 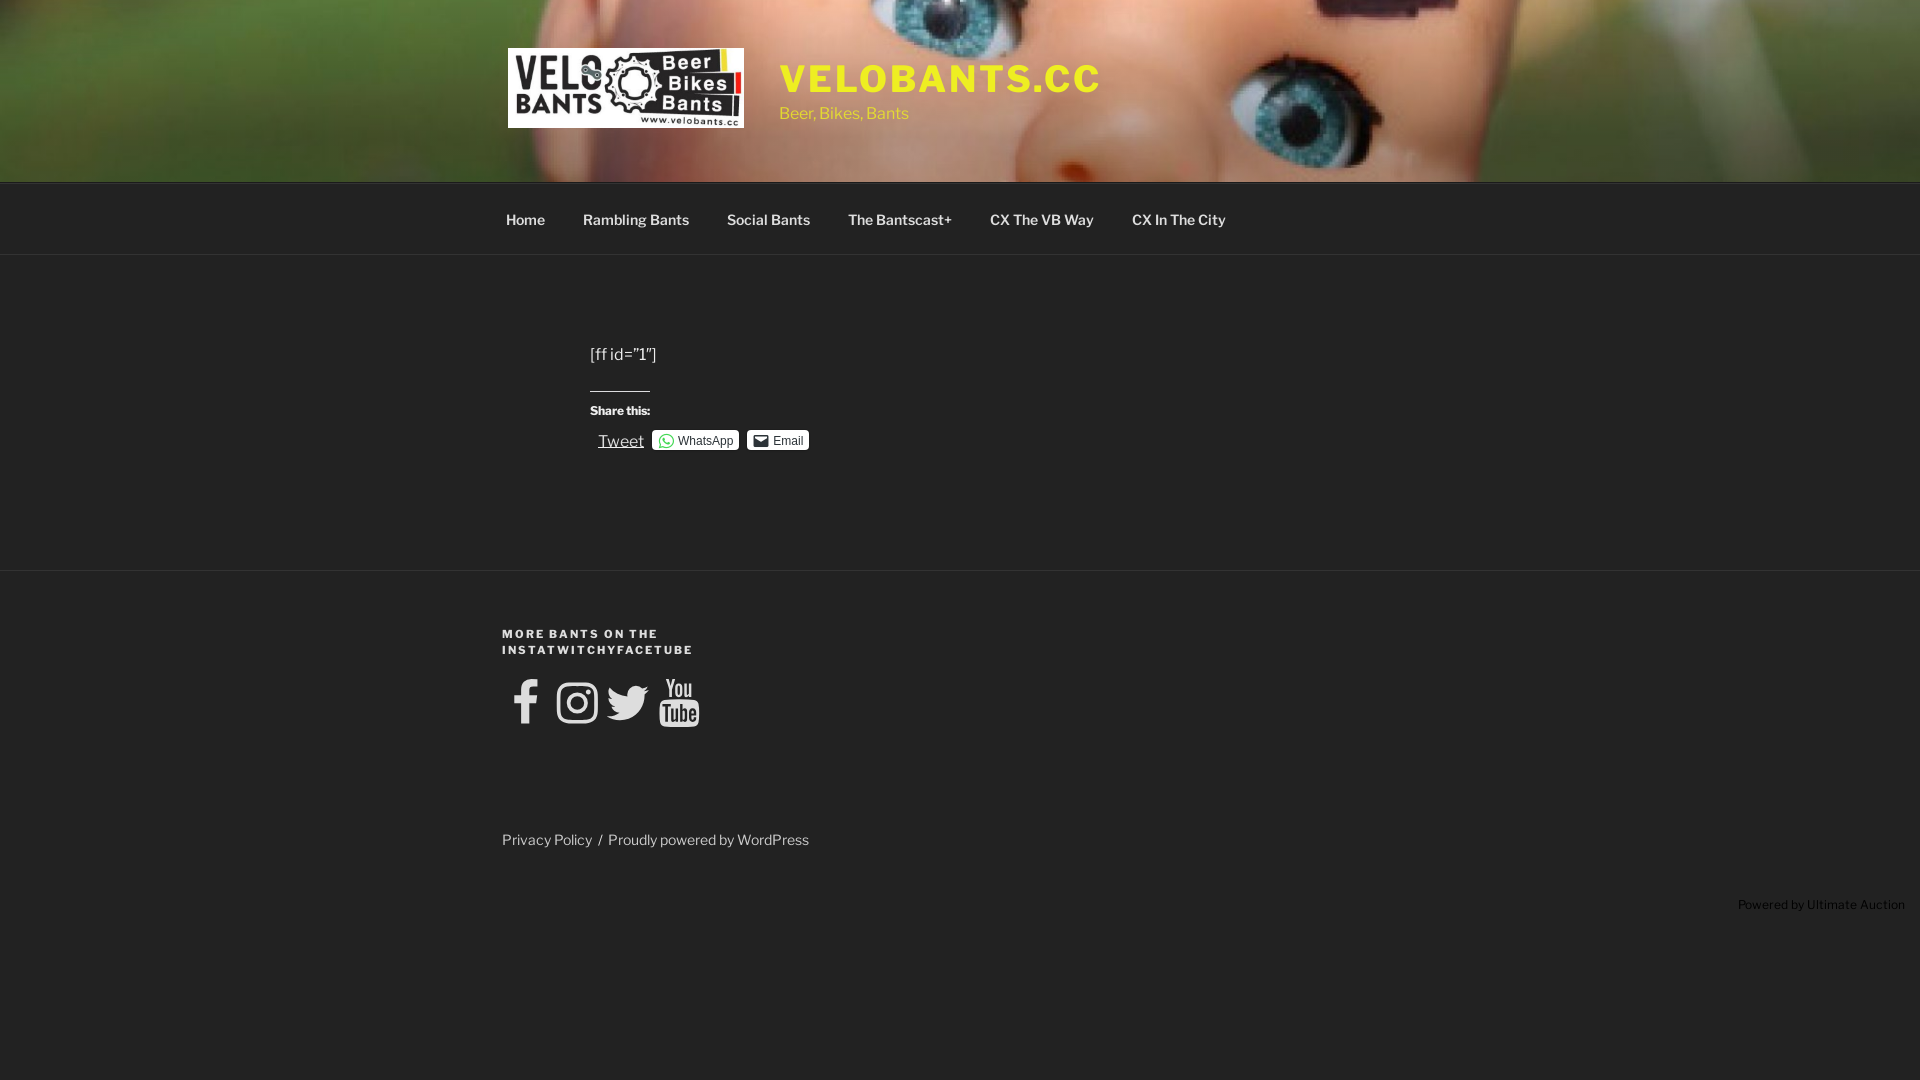 What do you see at coordinates (898, 218) in the screenshot?
I see `'The Bantscast+'` at bounding box center [898, 218].